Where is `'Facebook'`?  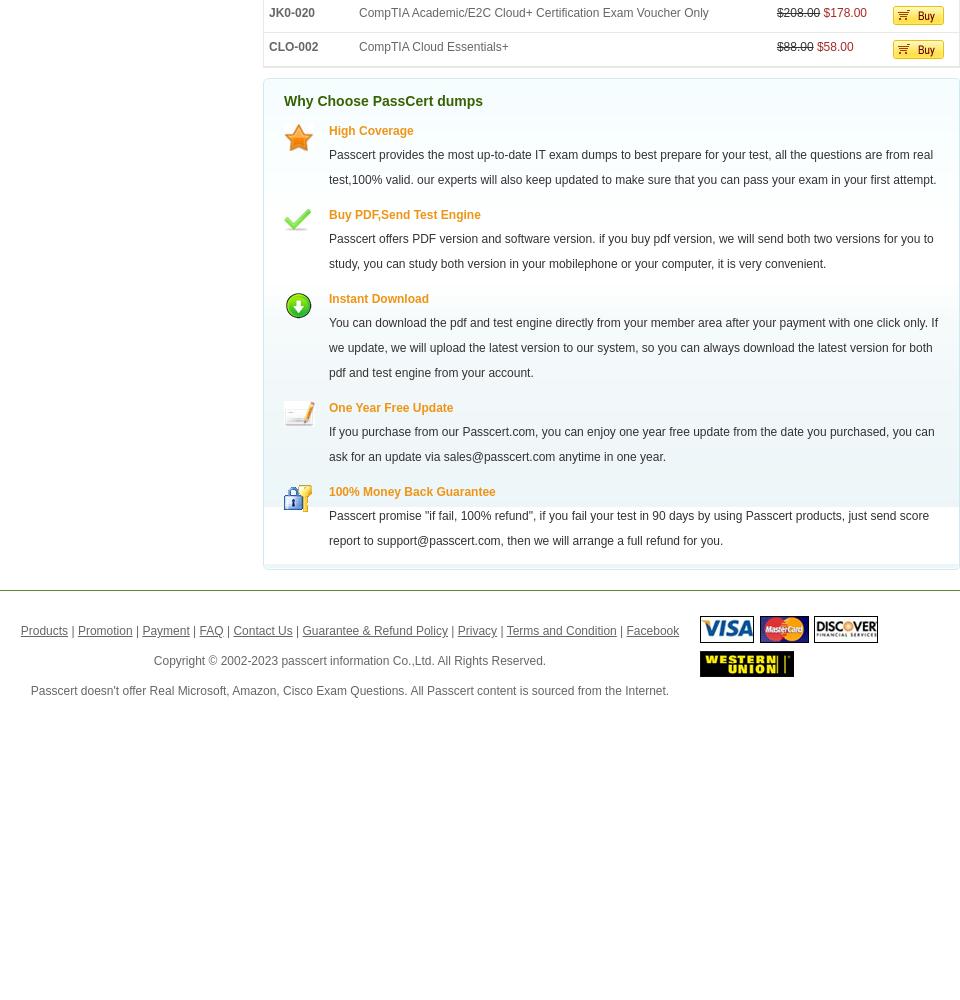 'Facebook' is located at coordinates (651, 631).